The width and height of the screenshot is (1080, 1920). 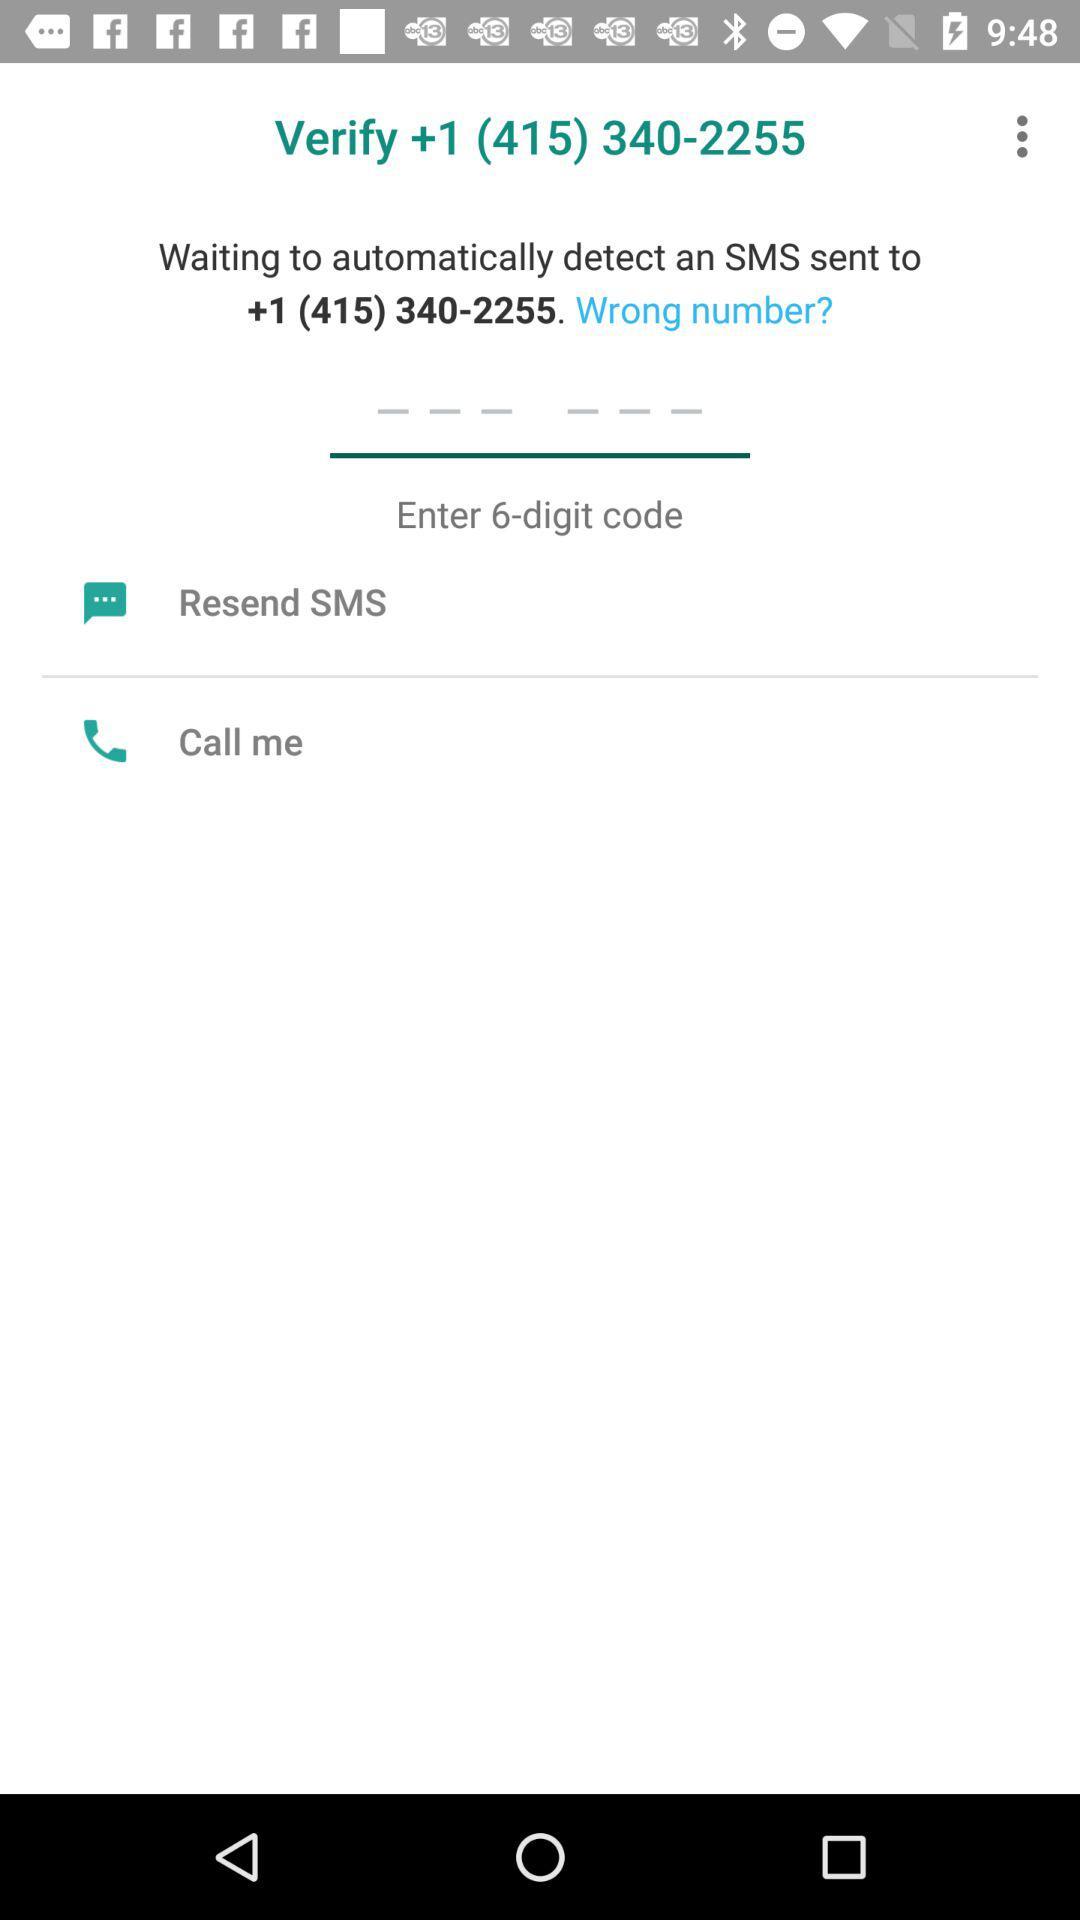 I want to click on call me on the left, so click(x=188, y=739).